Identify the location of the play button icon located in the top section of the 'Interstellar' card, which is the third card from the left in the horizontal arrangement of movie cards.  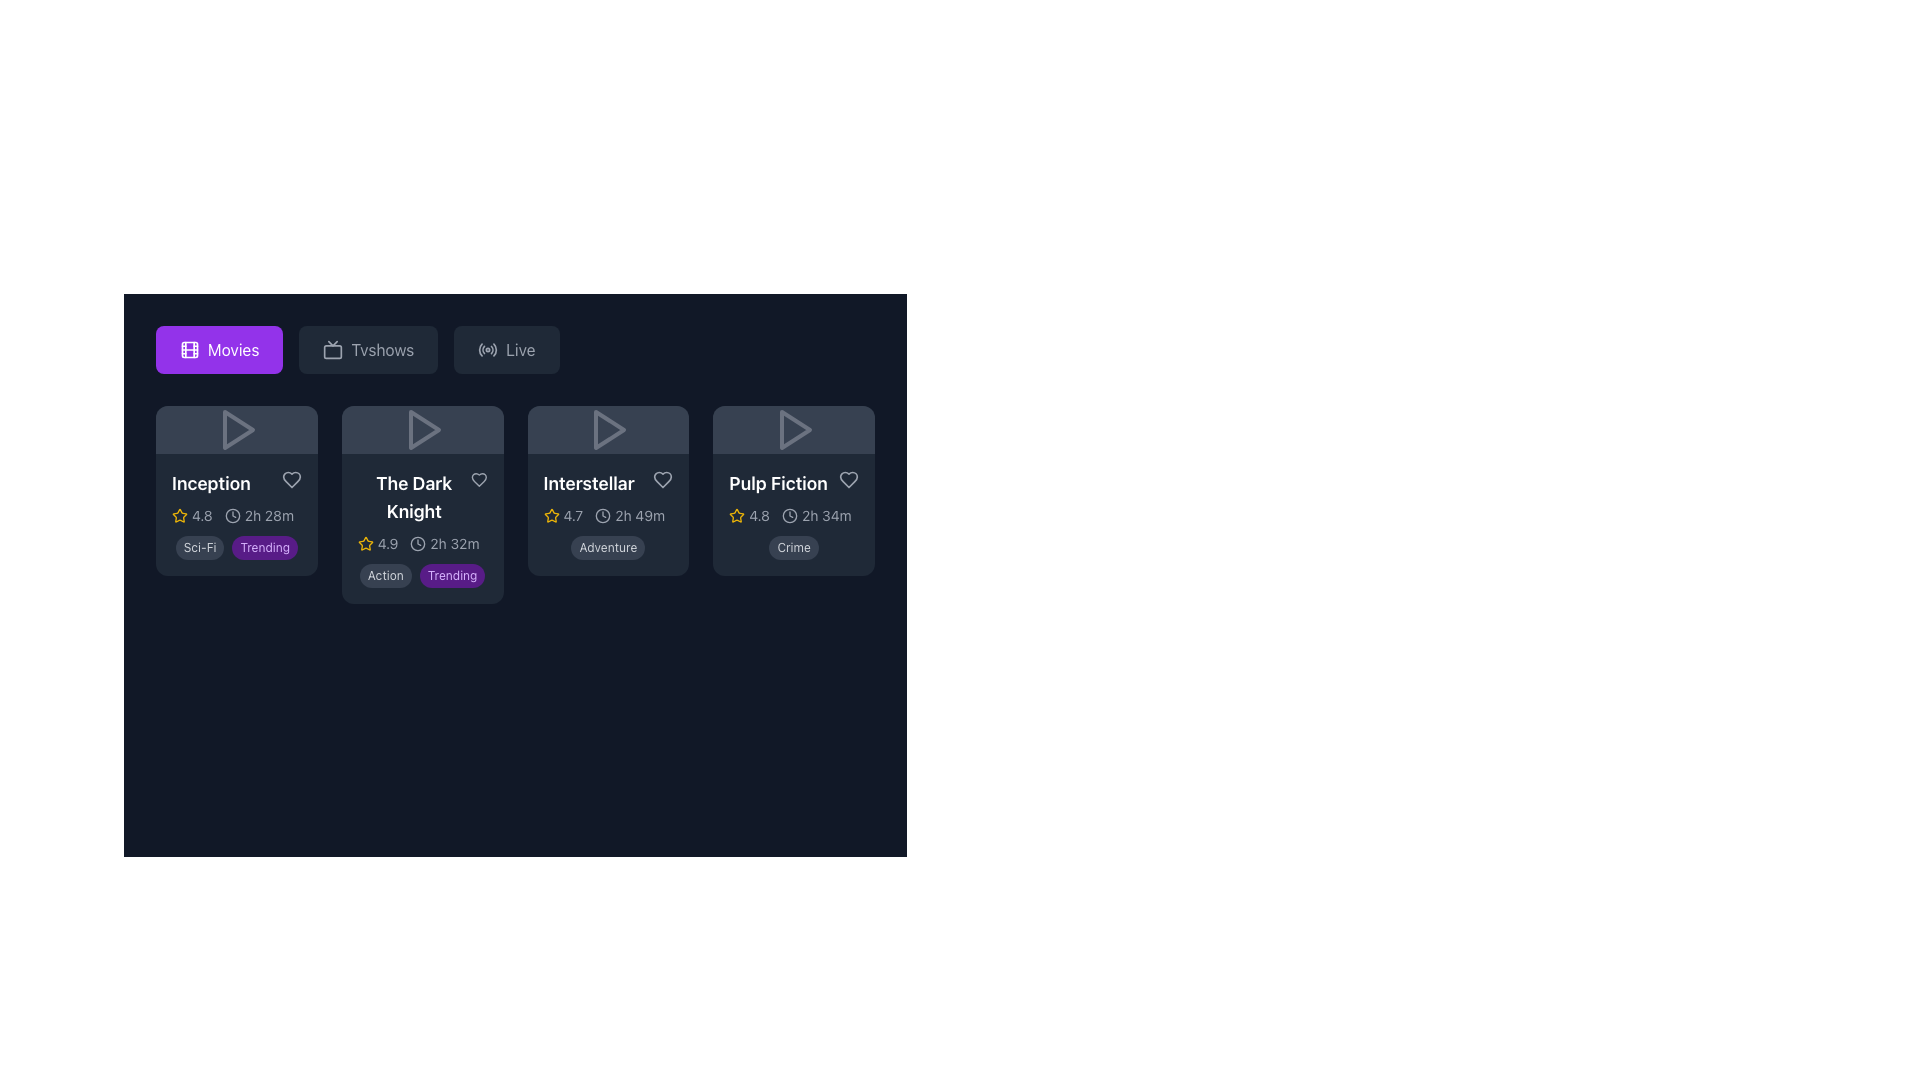
(609, 428).